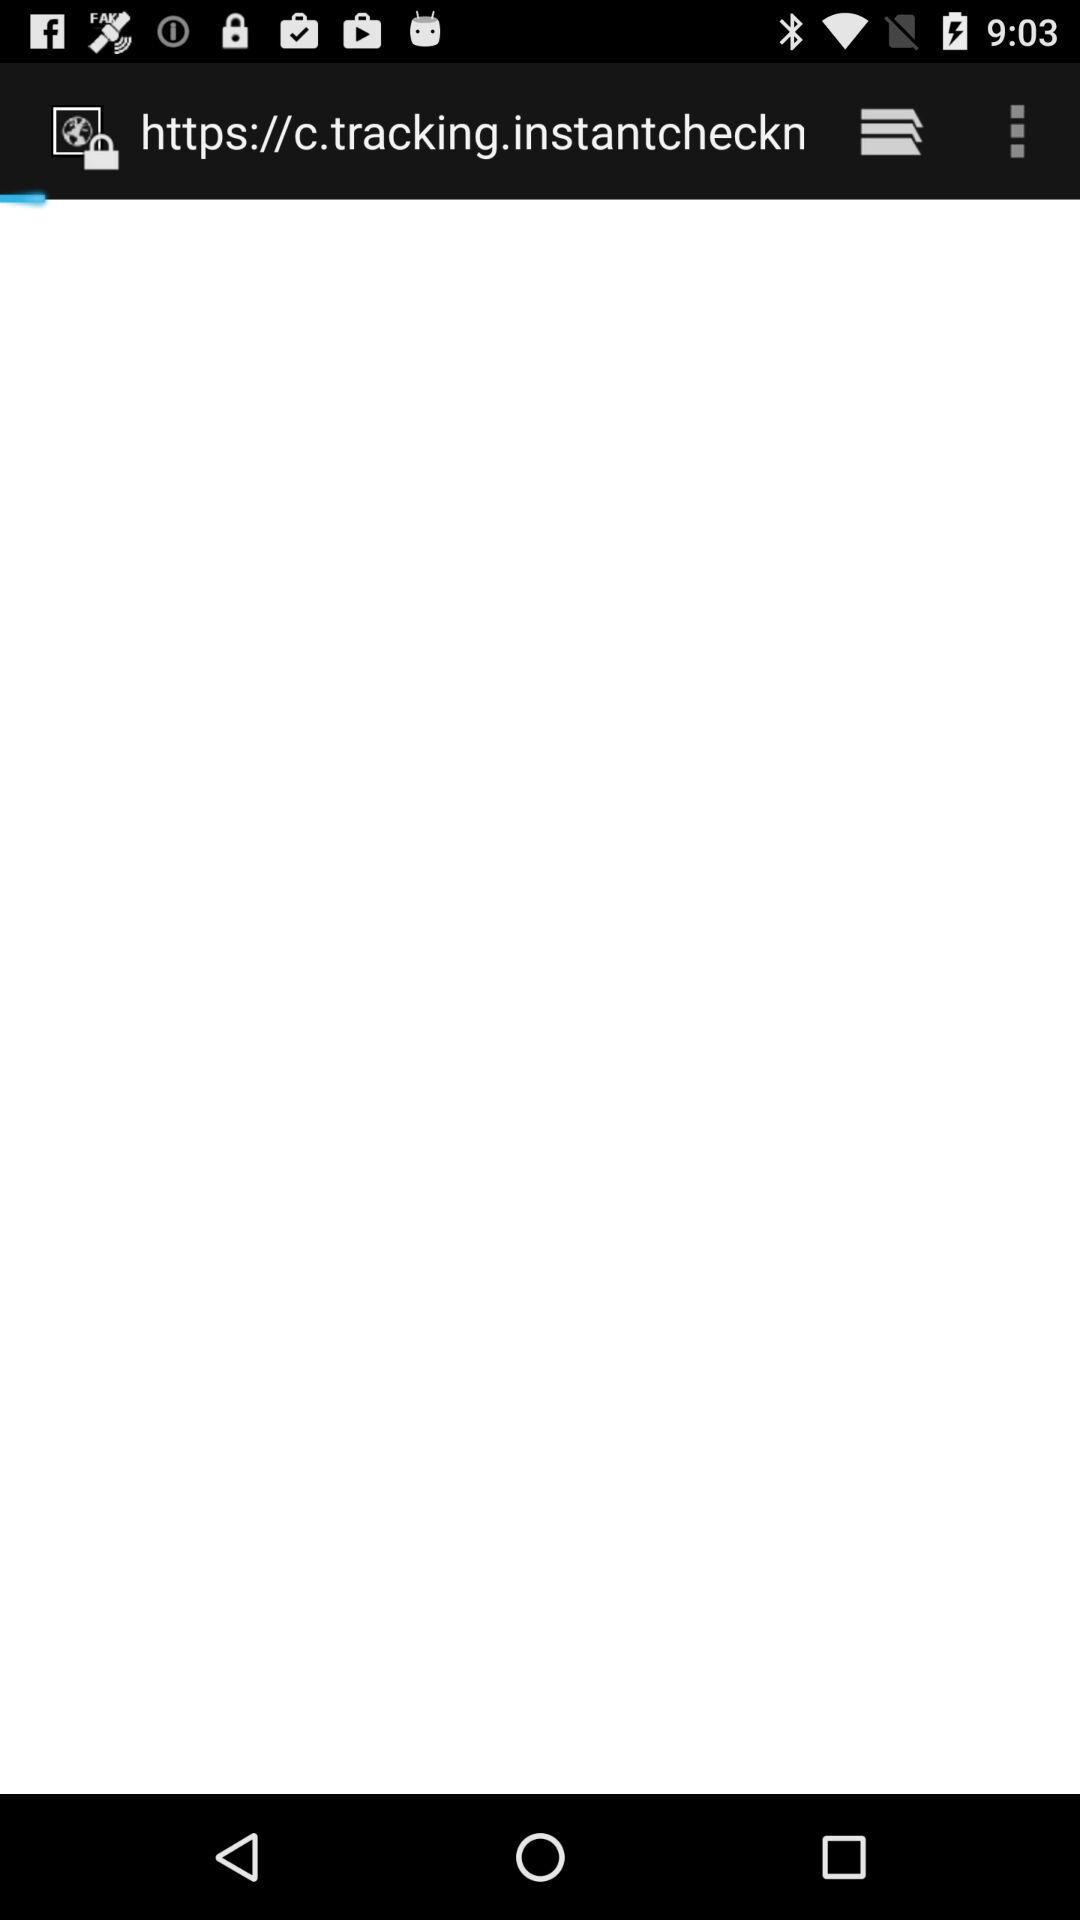 This screenshot has width=1080, height=1920. I want to click on item at the center, so click(540, 996).